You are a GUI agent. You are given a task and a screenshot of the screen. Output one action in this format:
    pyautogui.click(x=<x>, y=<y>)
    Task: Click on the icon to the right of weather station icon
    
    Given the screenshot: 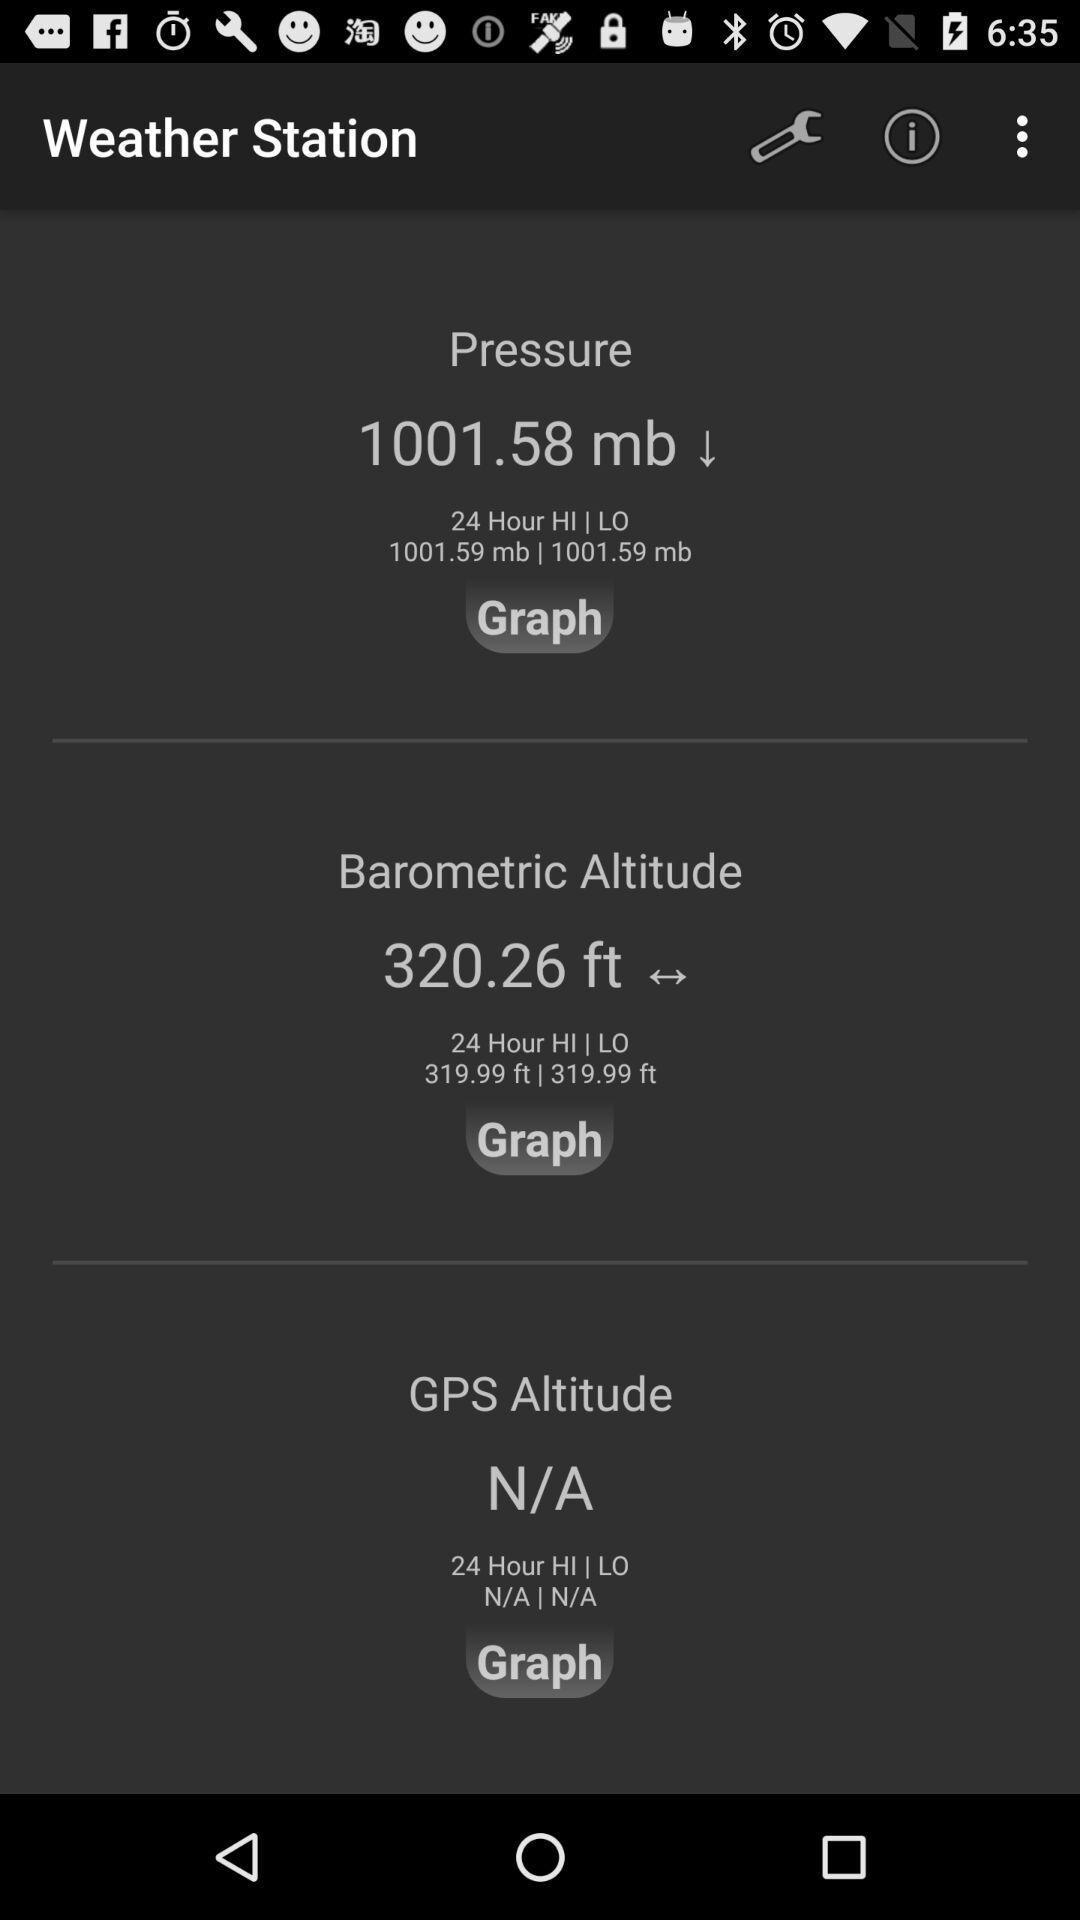 What is the action you would take?
    pyautogui.click(x=785, y=135)
    